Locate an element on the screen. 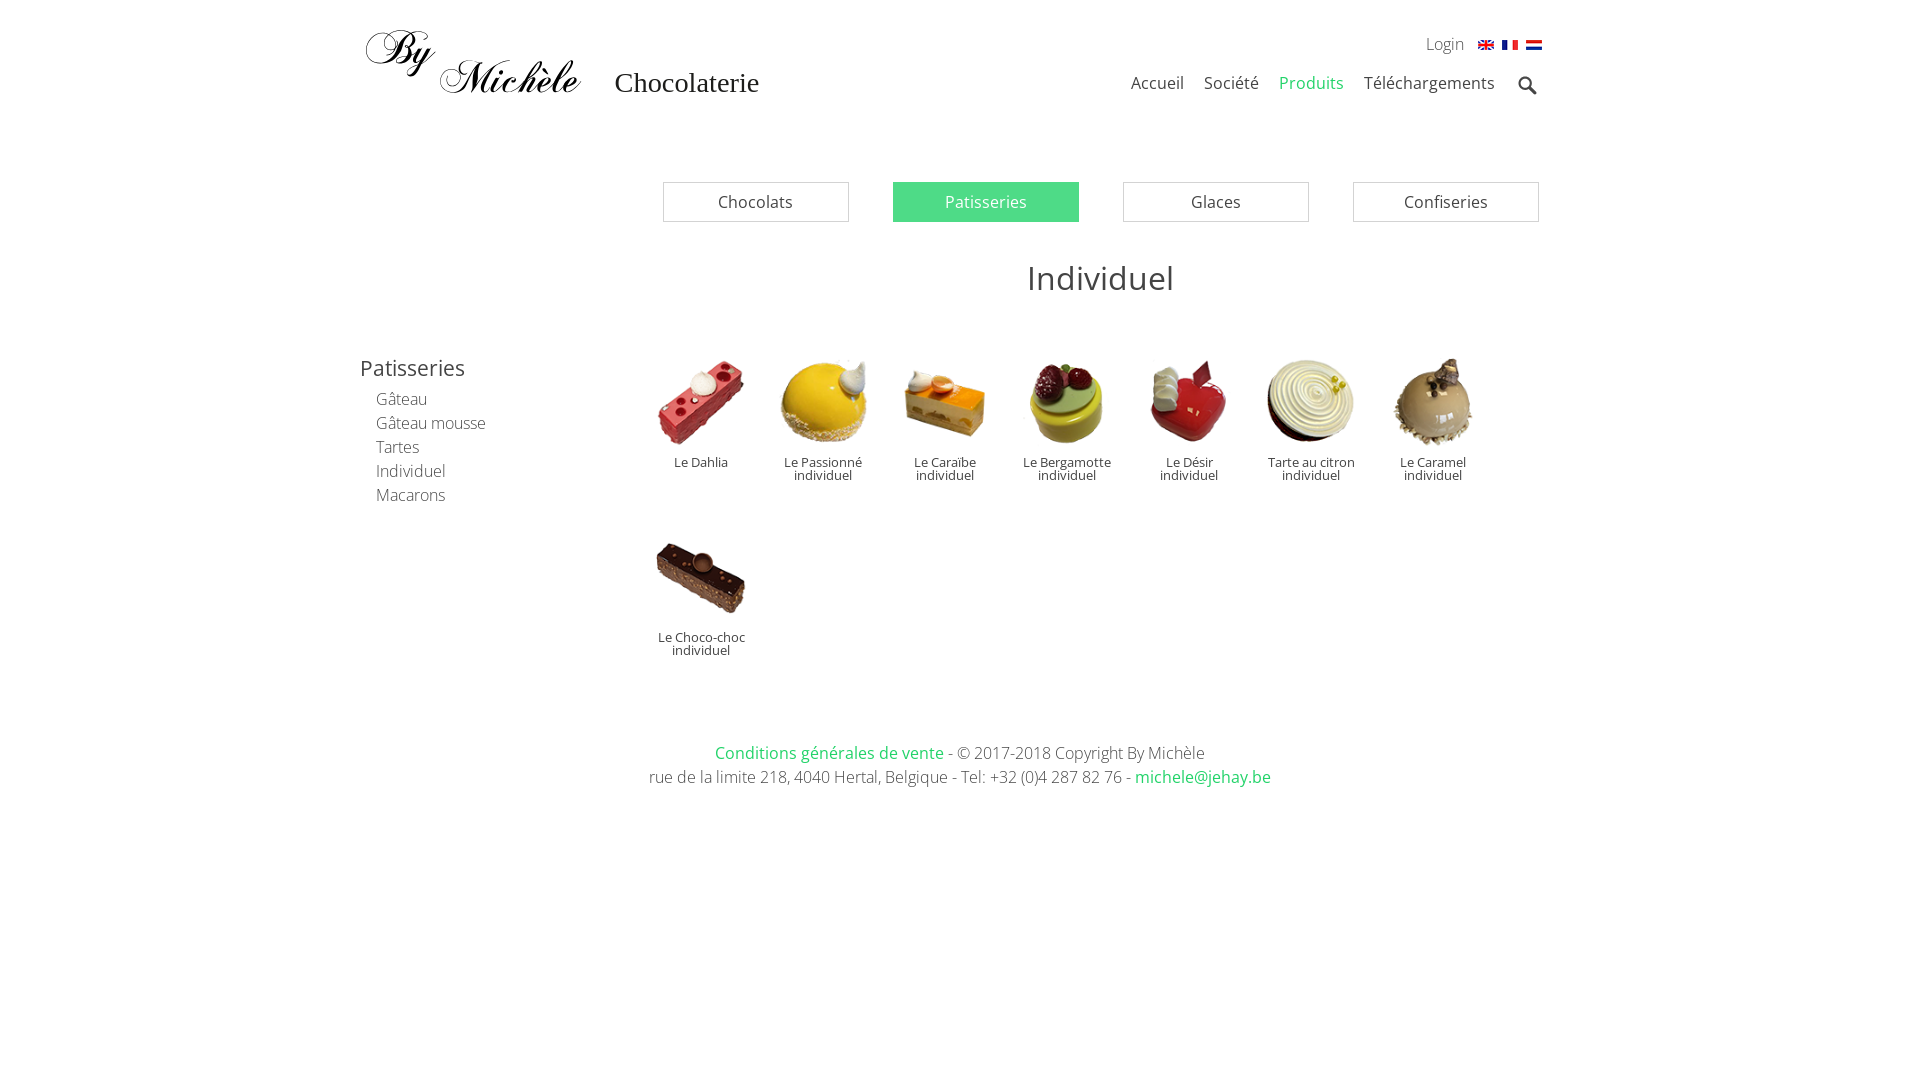 Image resolution: width=1920 pixels, height=1080 pixels. 'Le Bergamotte individuel' is located at coordinates (1065, 419).